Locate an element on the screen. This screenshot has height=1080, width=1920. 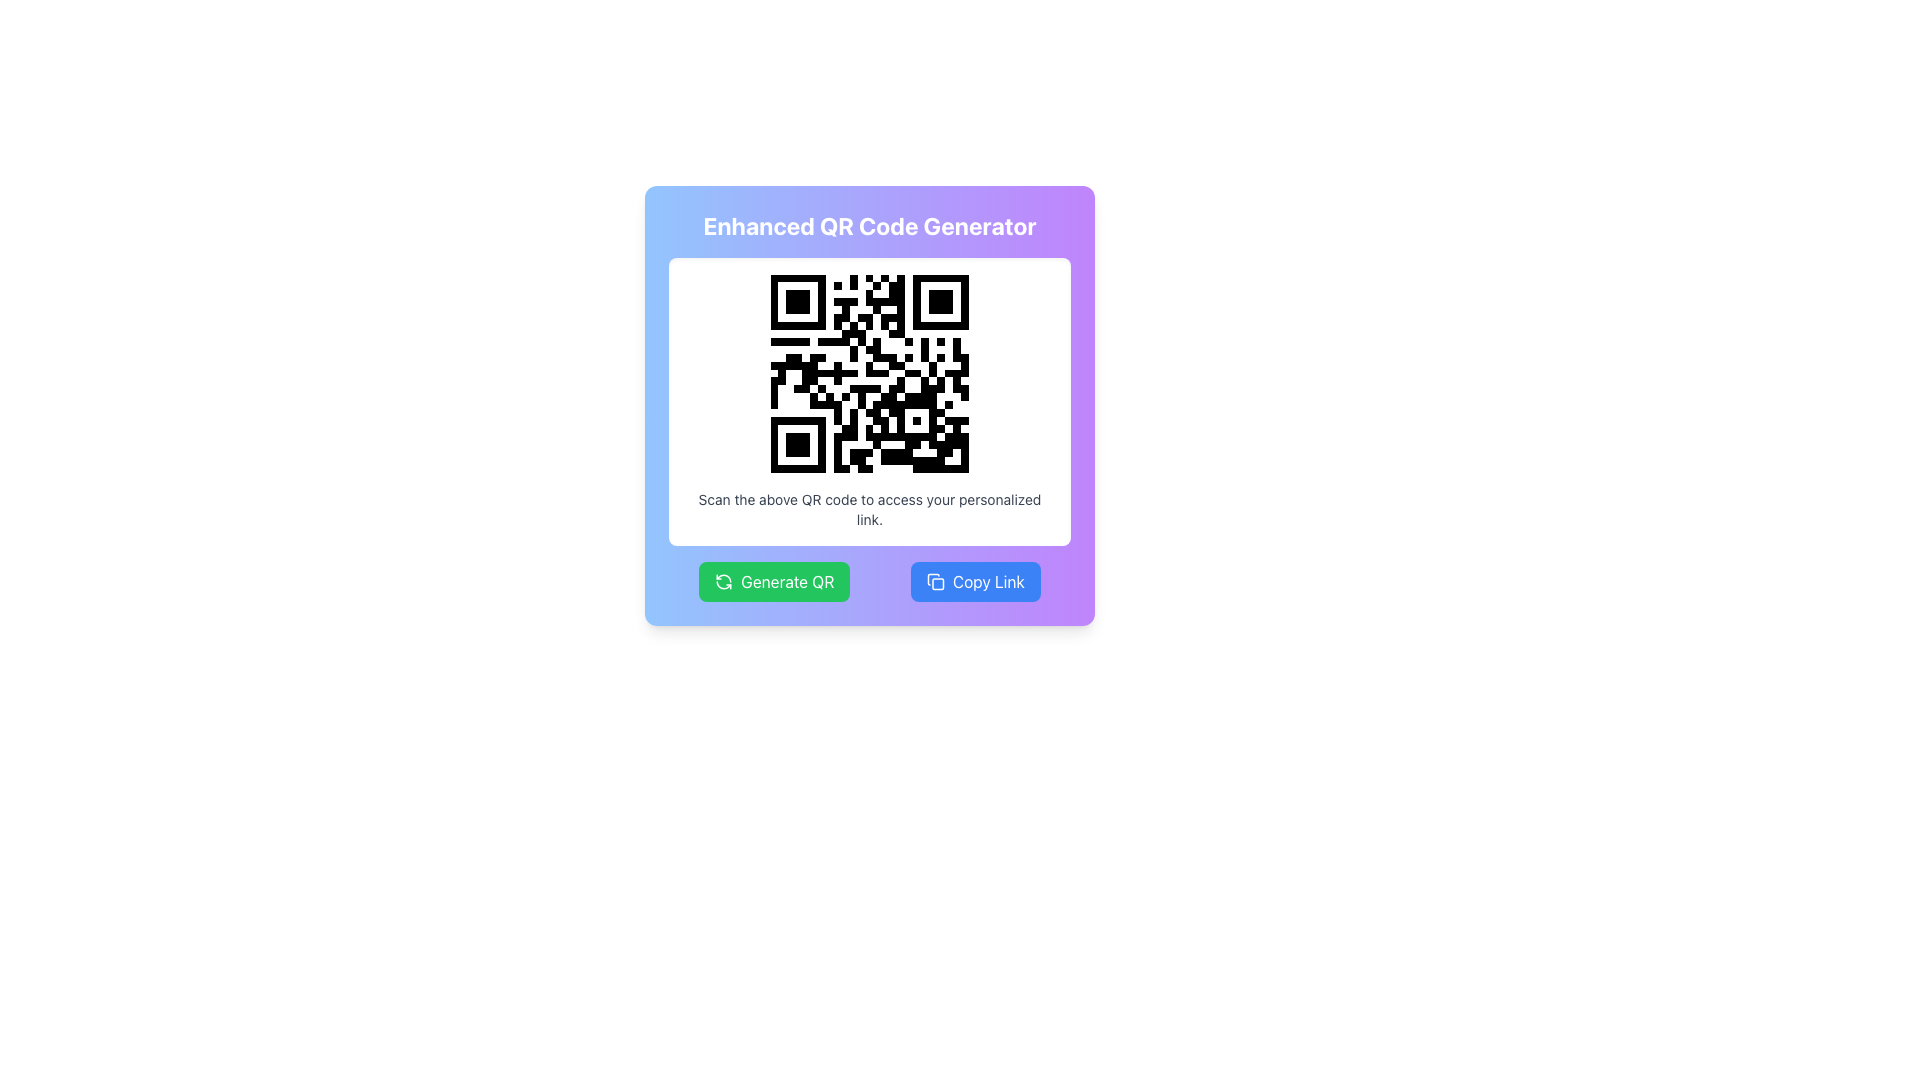
the green button labeled 'Generate QR' with a refresh arrow icon to generate a QR code is located at coordinates (773, 582).